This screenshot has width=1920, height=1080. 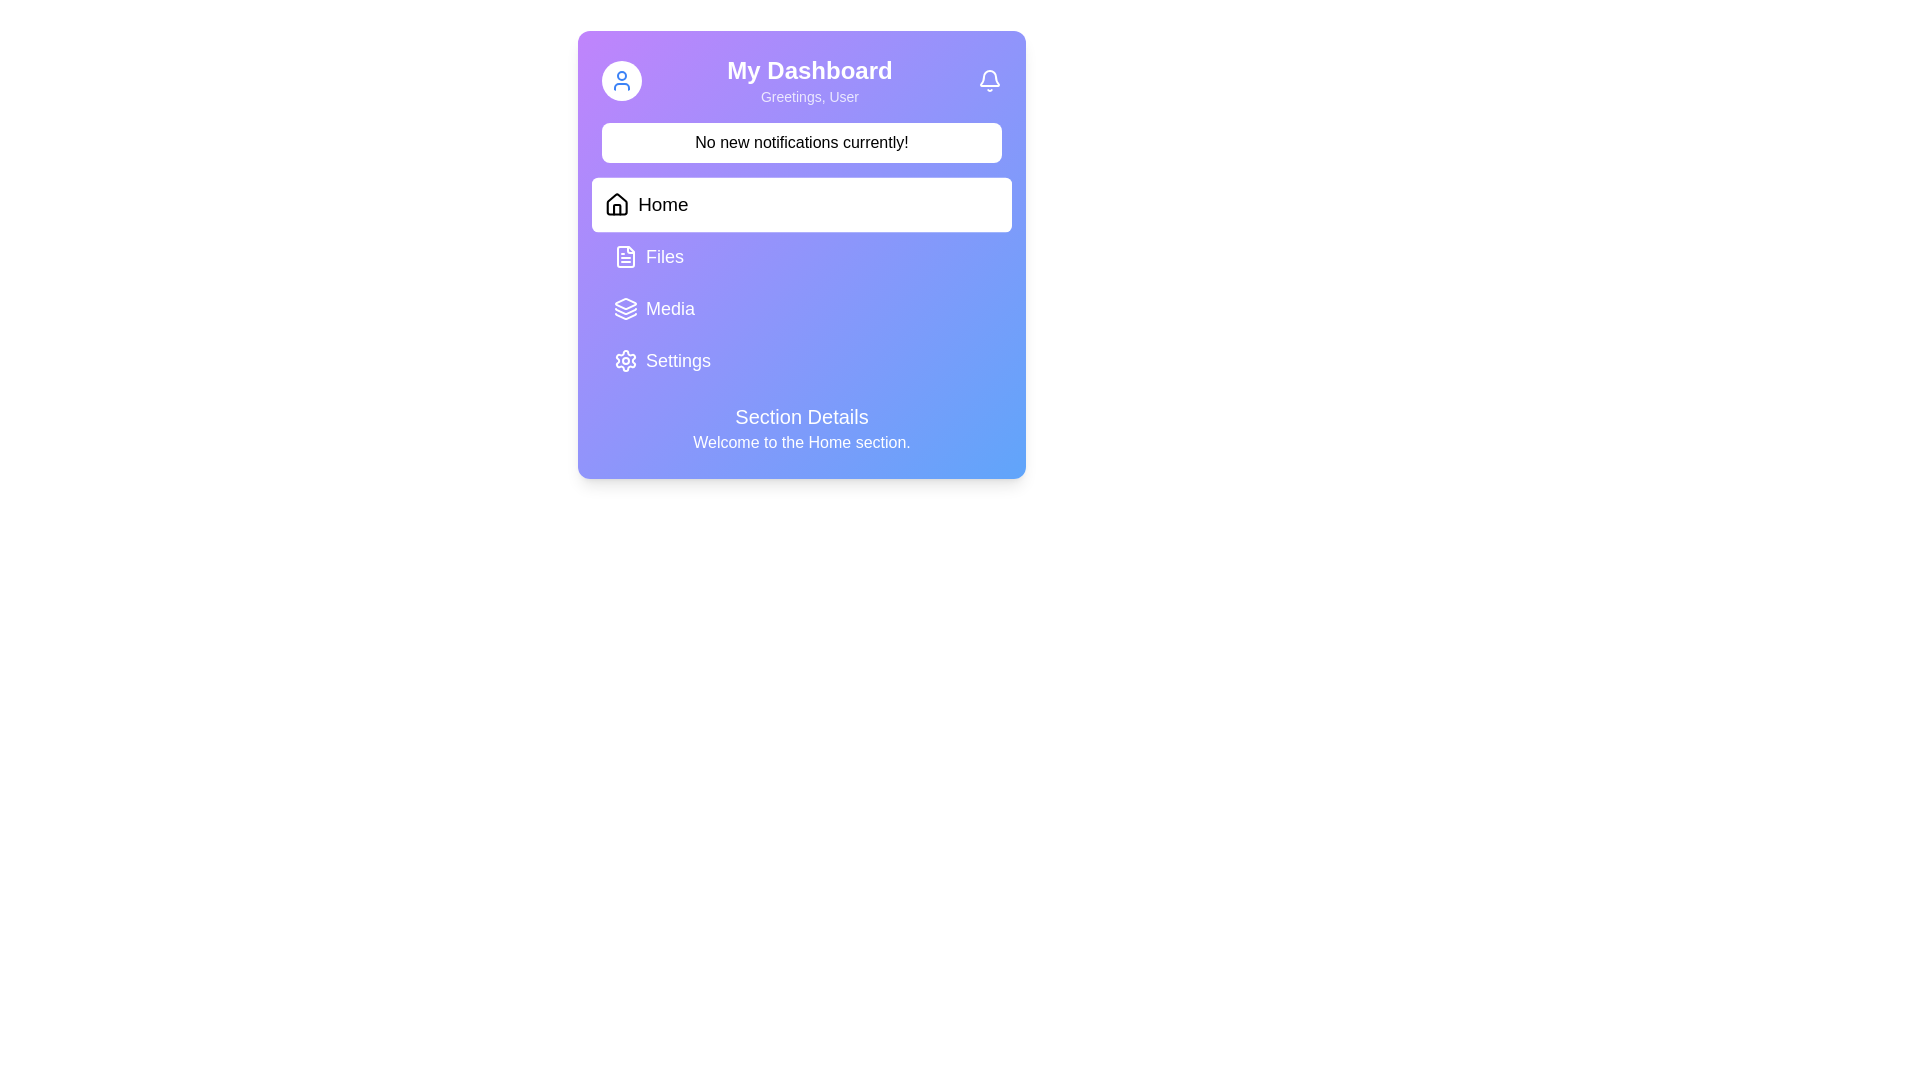 What do you see at coordinates (624, 256) in the screenshot?
I see `the icon representing the 'Files' navigational menu item, which resembles a document with horizontal lines and is styled with a purple gradient background` at bounding box center [624, 256].